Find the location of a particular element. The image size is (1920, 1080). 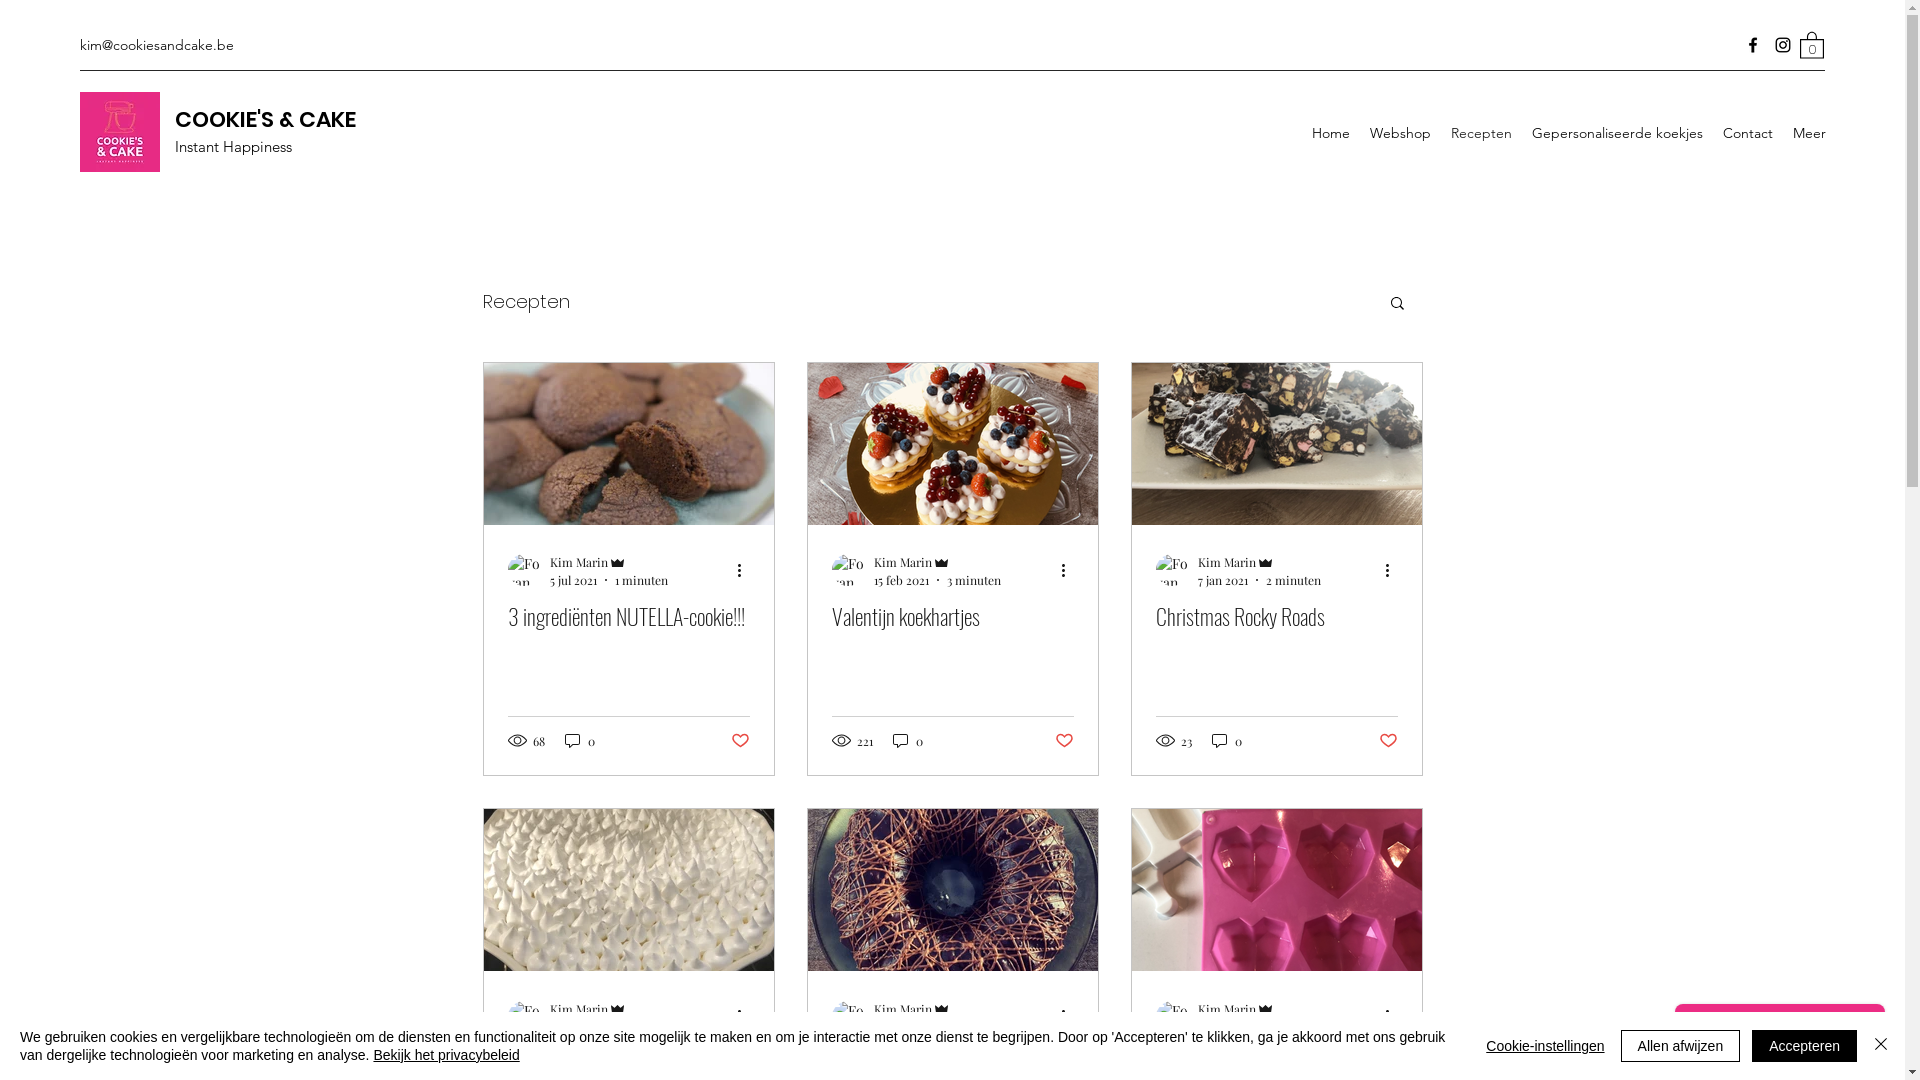

'COOKIE'S & CAKE' is located at coordinates (264, 119).